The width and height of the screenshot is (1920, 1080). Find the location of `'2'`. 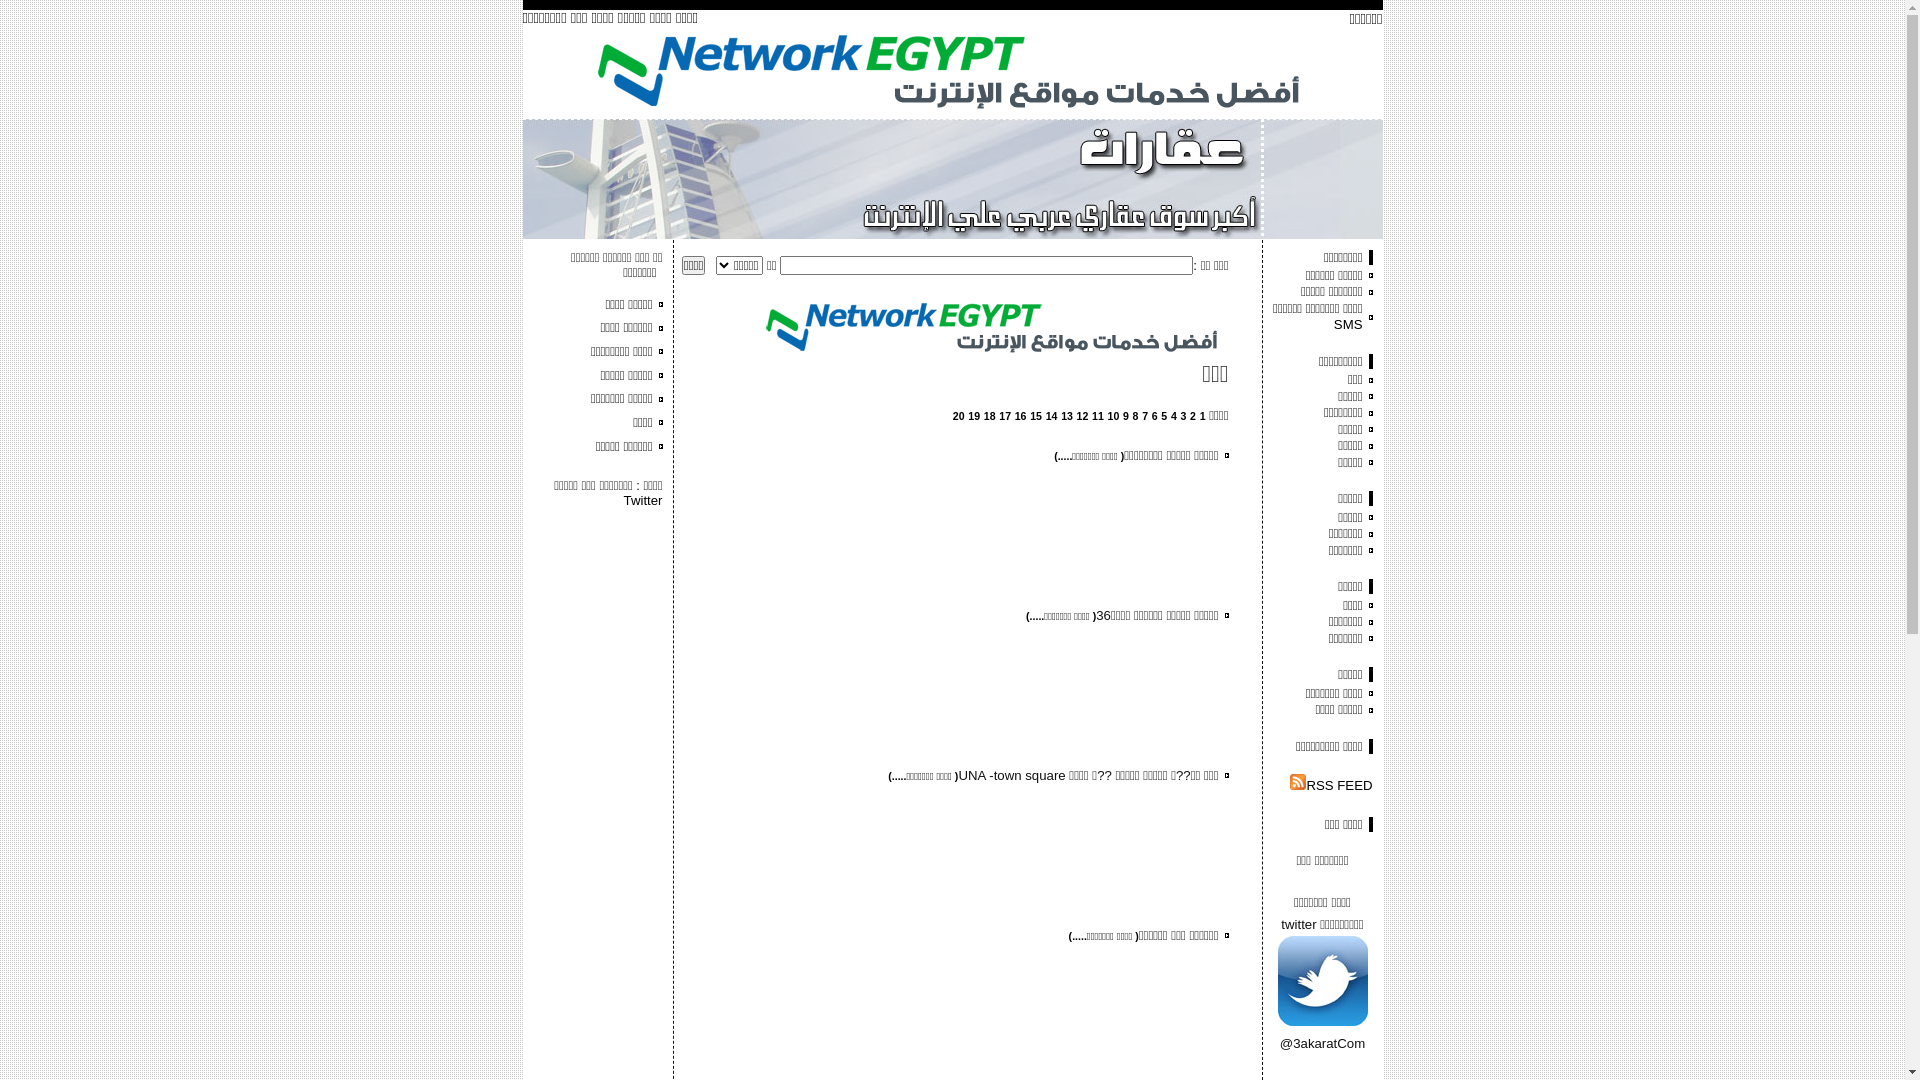

'2' is located at coordinates (1190, 415).